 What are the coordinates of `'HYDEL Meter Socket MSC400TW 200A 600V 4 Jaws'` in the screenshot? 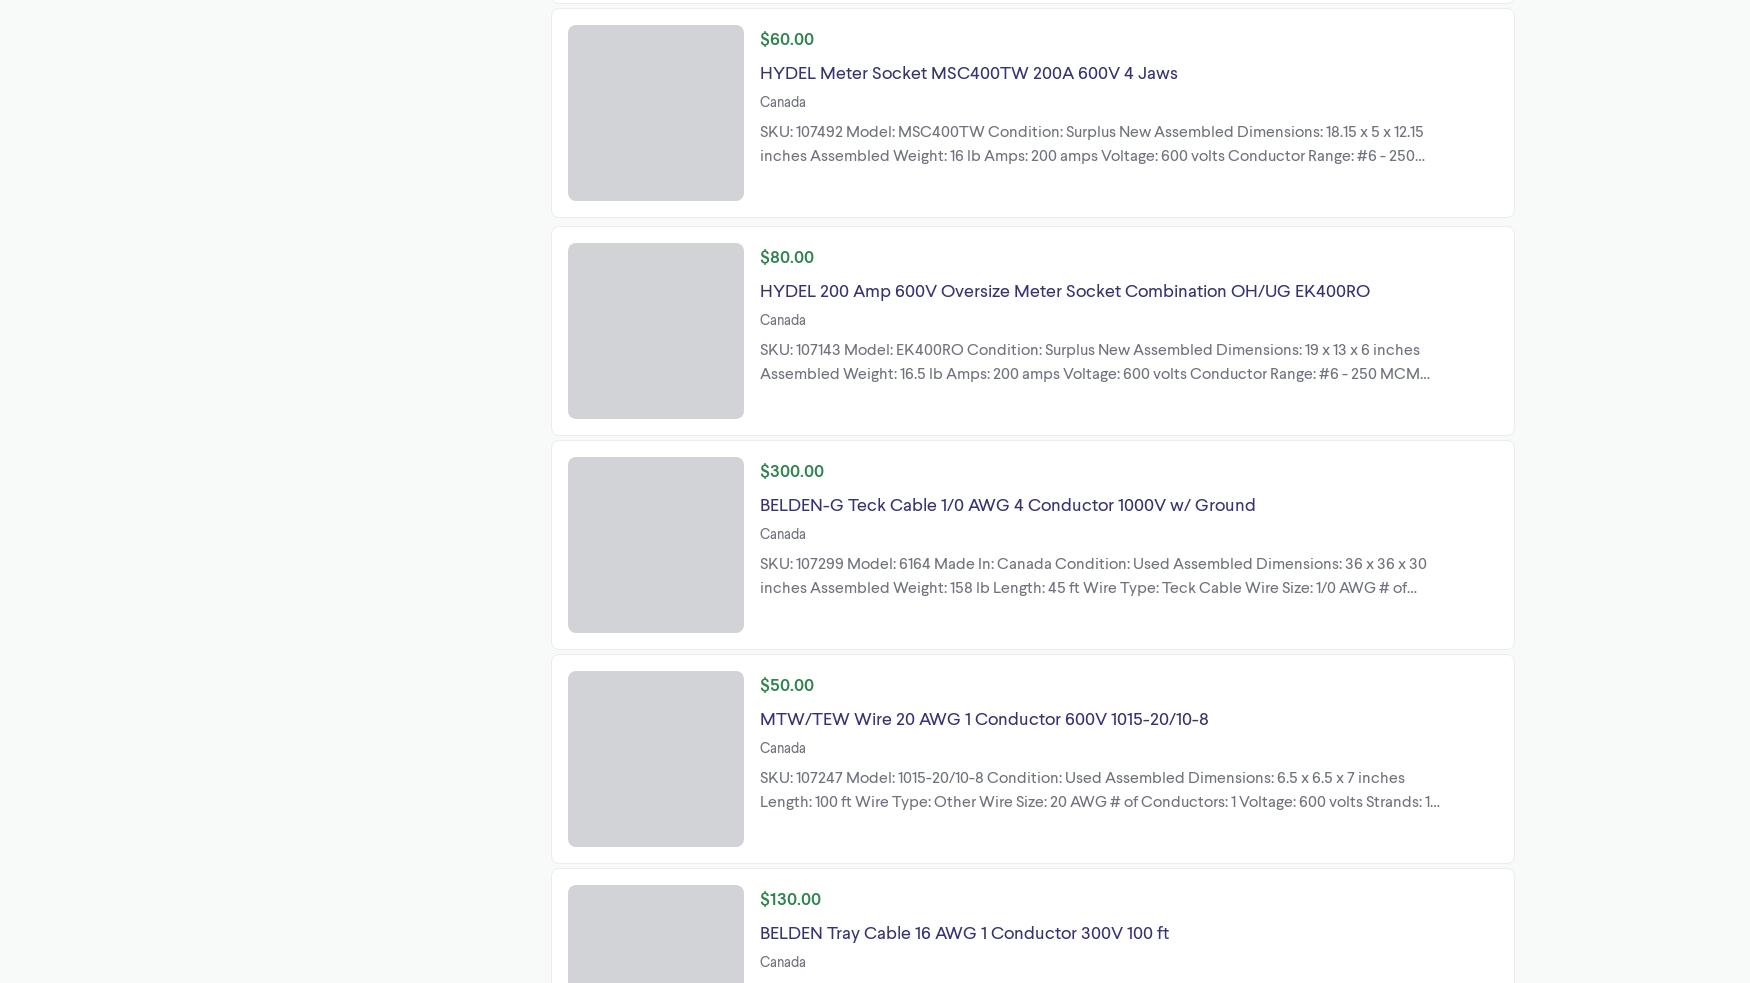 It's located at (968, 69).